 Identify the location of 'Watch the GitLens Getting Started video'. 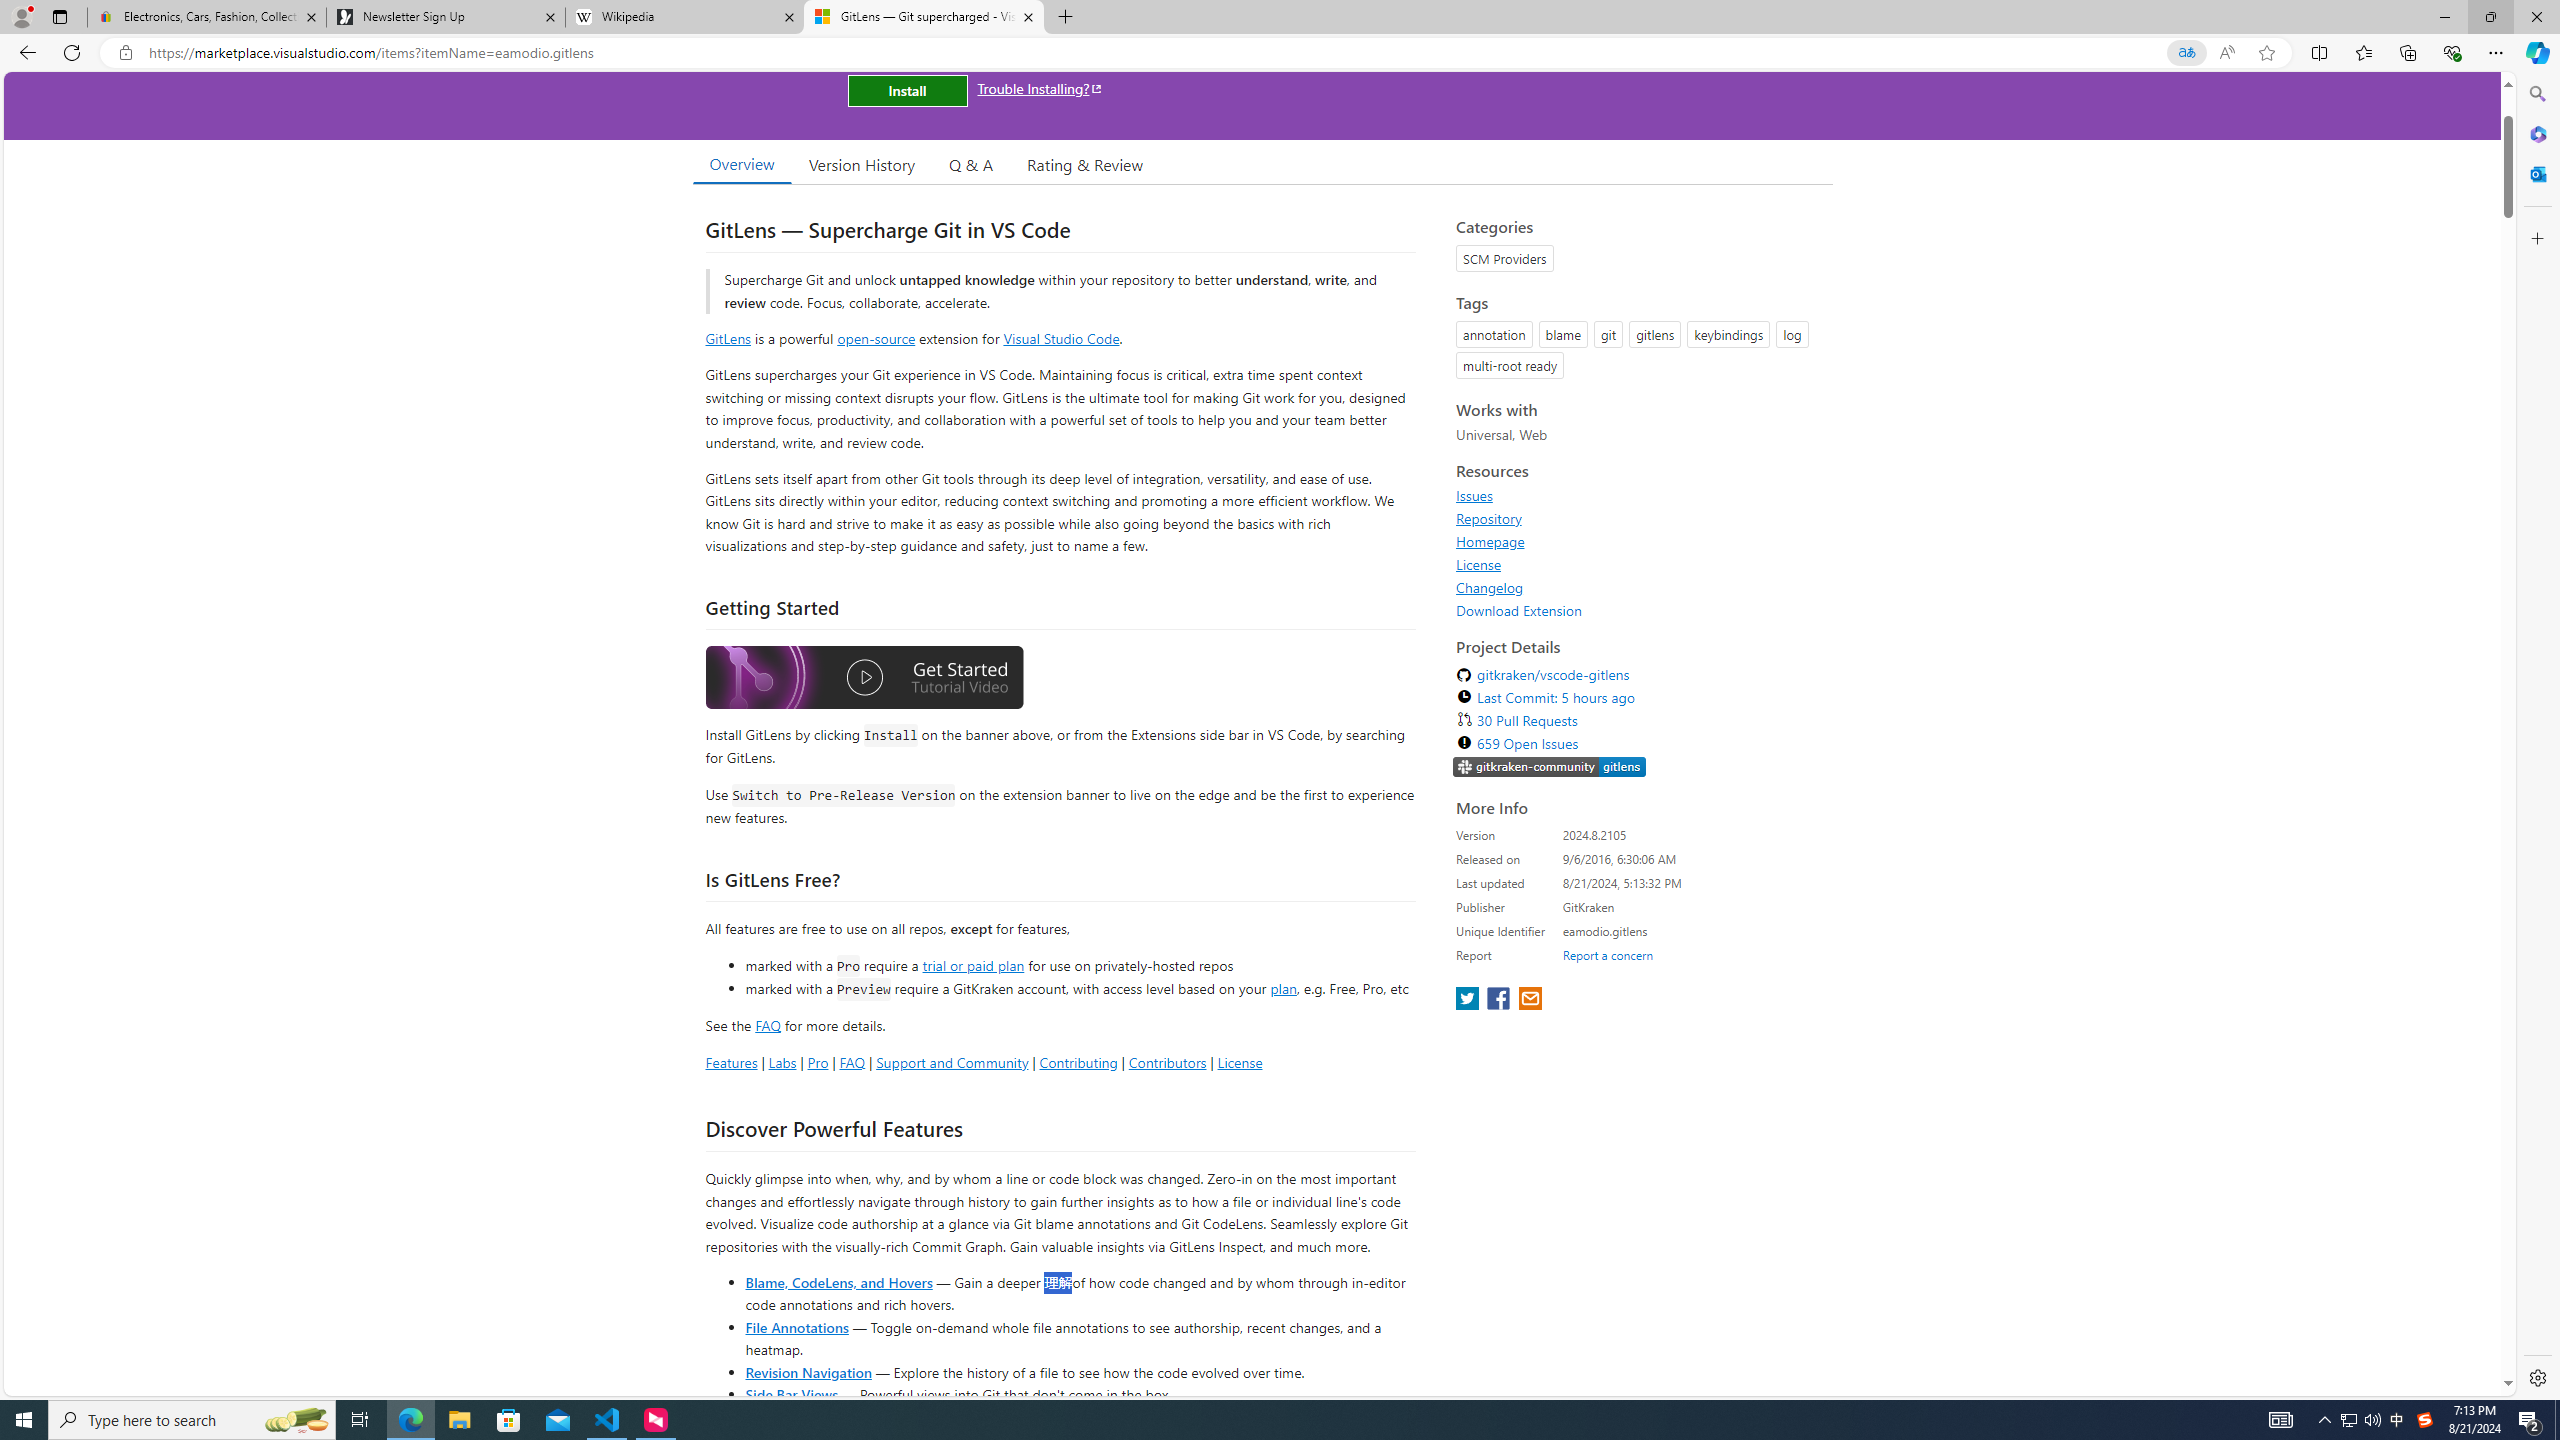
(864, 677).